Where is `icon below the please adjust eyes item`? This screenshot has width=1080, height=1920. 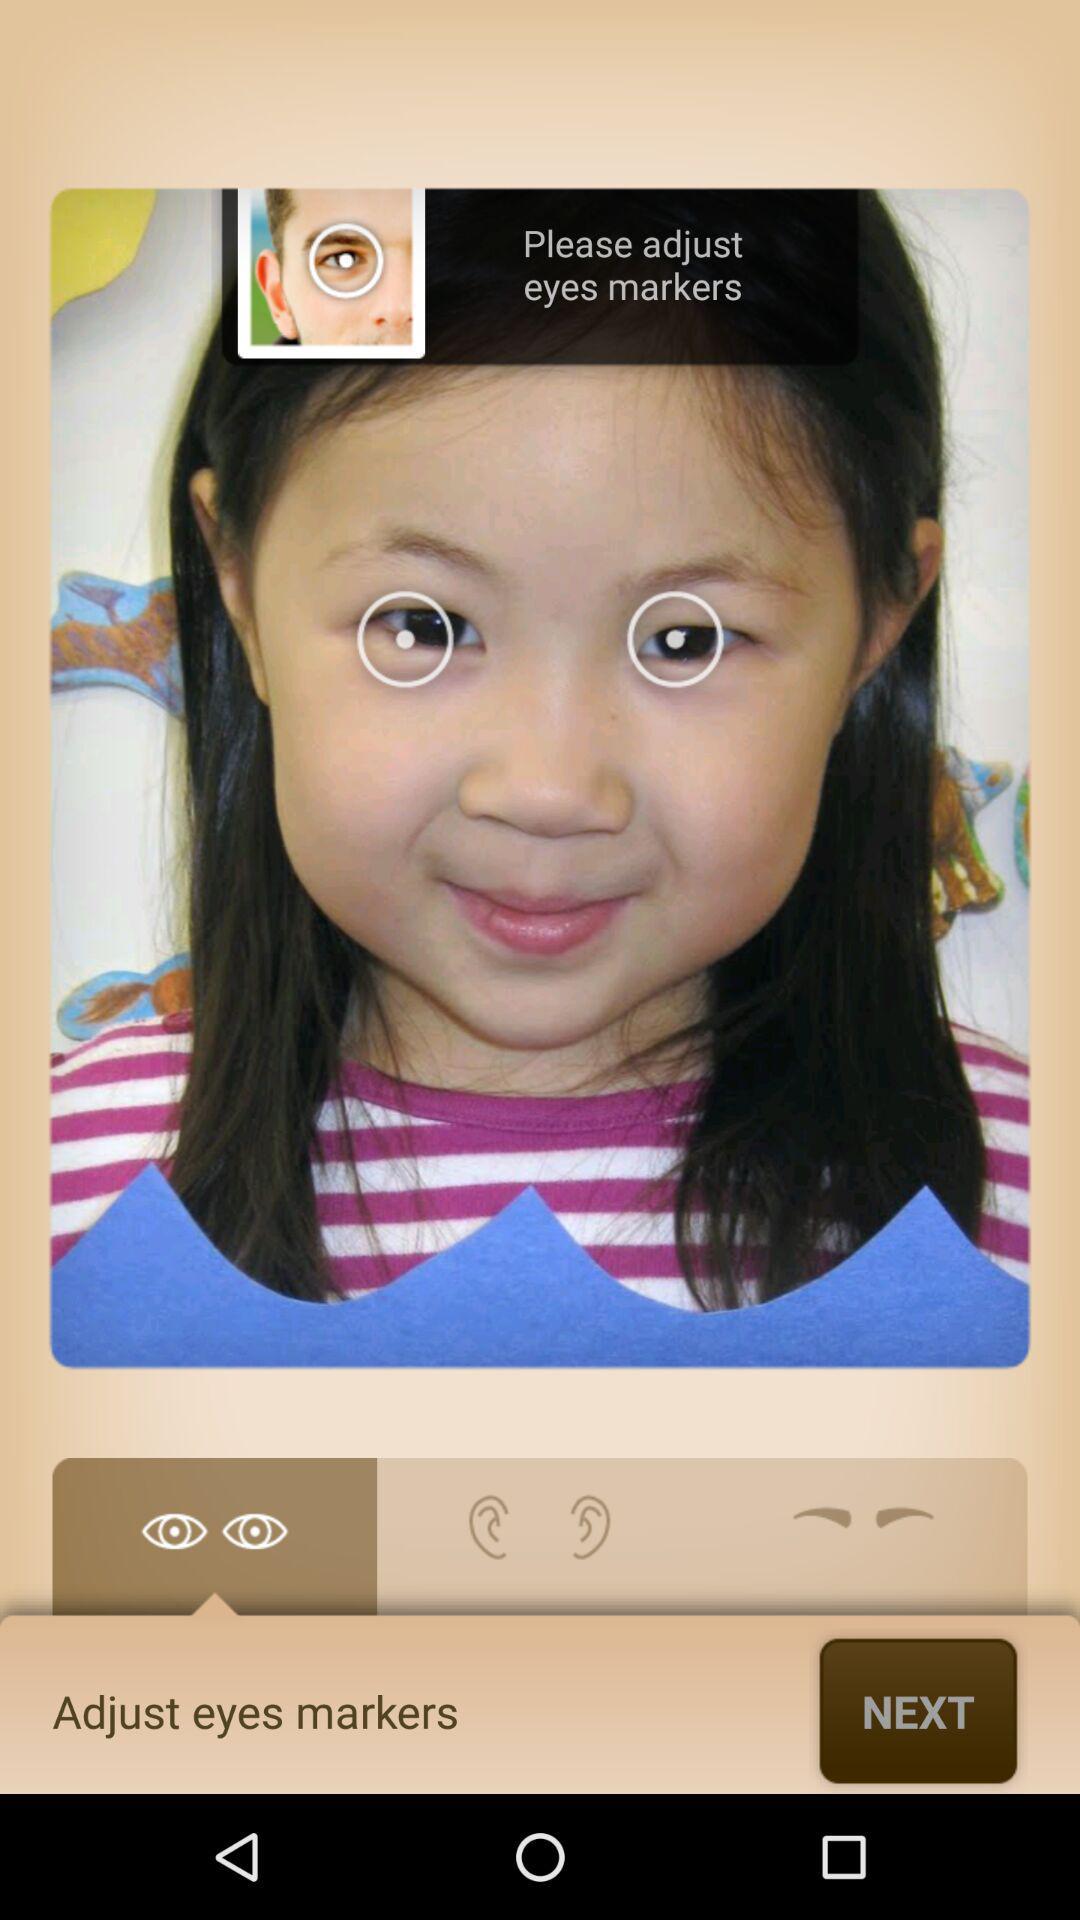
icon below the please adjust eyes item is located at coordinates (918, 1710).